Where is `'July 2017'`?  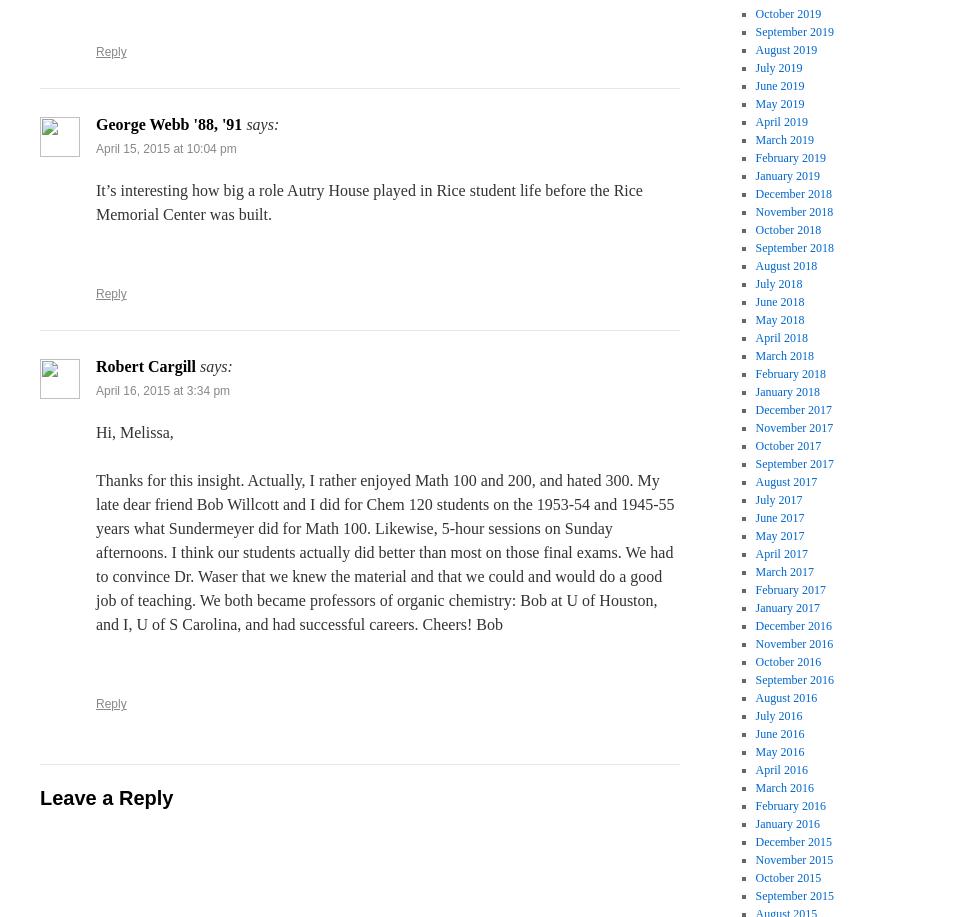 'July 2017' is located at coordinates (778, 499).